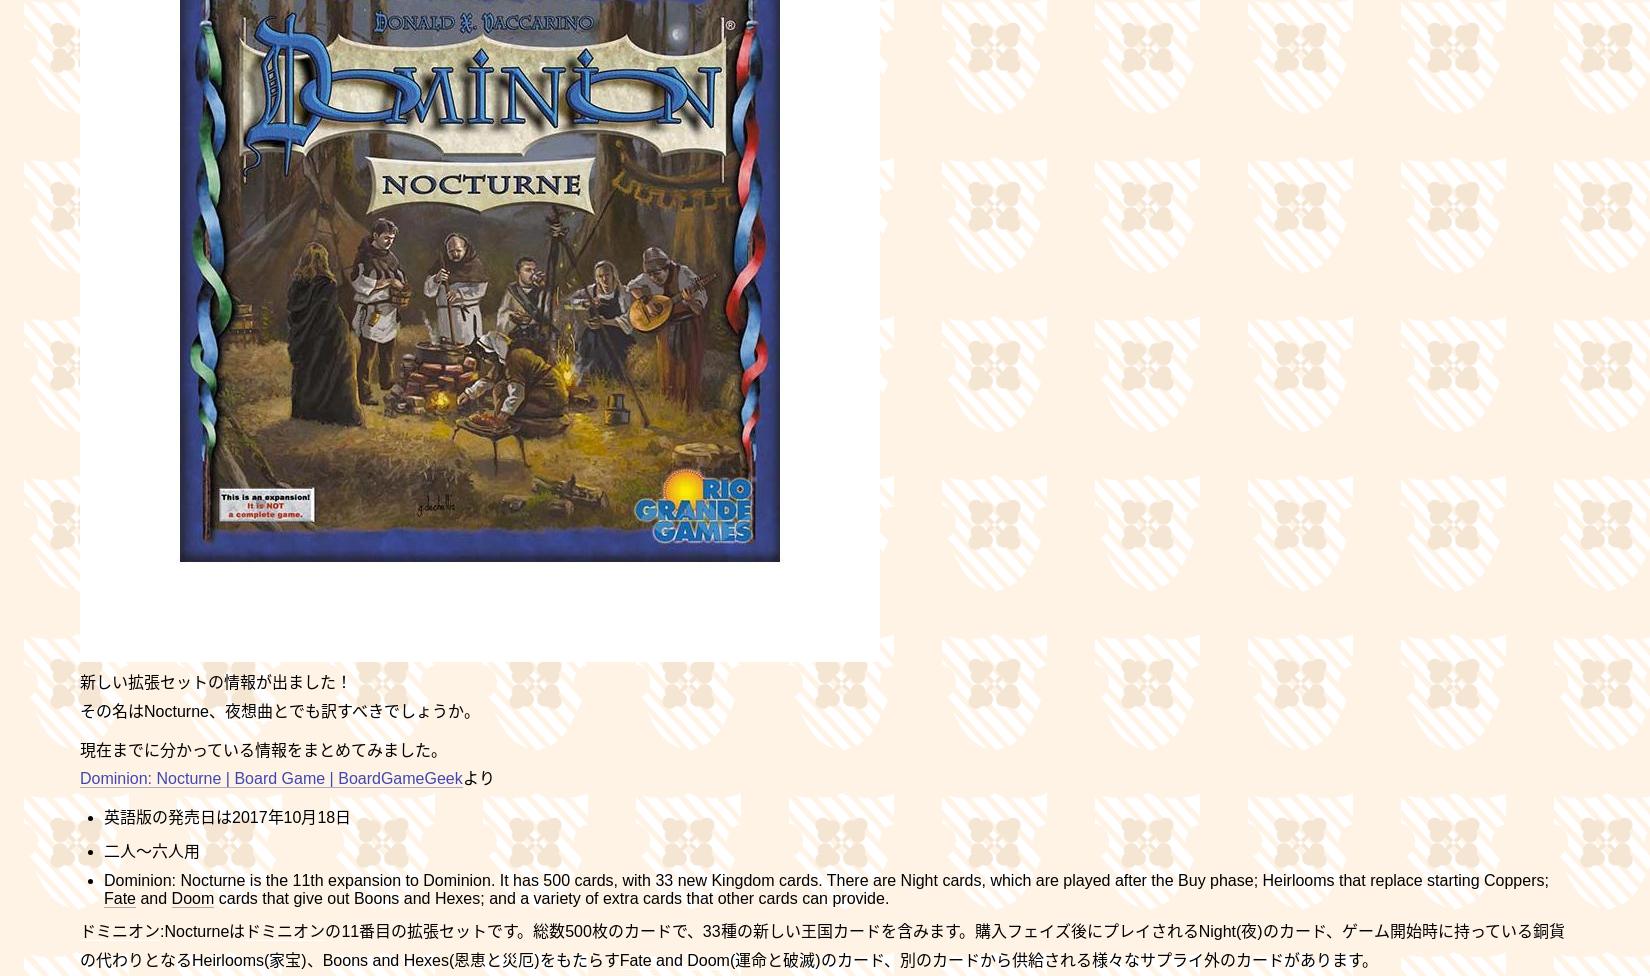 This screenshot has height=976, width=1650. Describe the element at coordinates (202, 930) in the screenshot. I see `':Nocturneは'` at that location.